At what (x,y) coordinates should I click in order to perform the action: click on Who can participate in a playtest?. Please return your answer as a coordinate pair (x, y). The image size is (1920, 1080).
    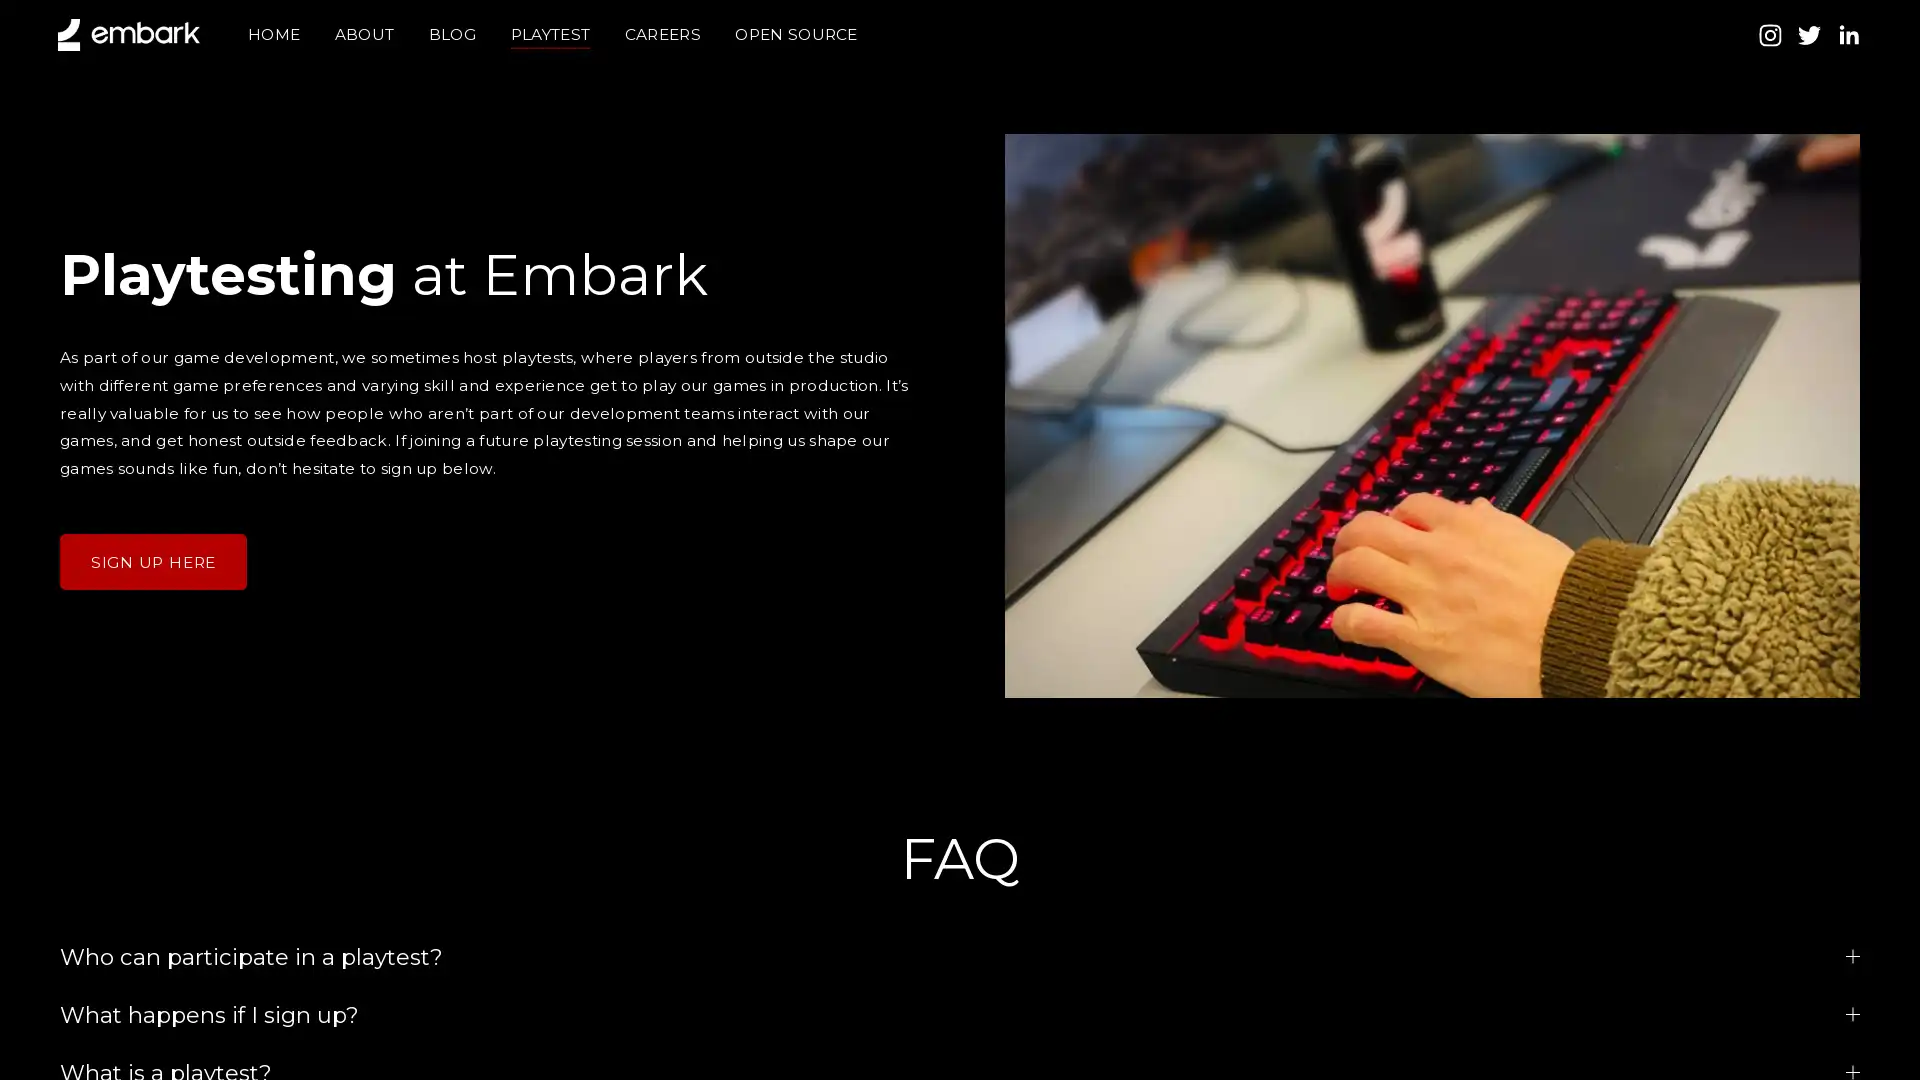
    Looking at the image, I should click on (960, 955).